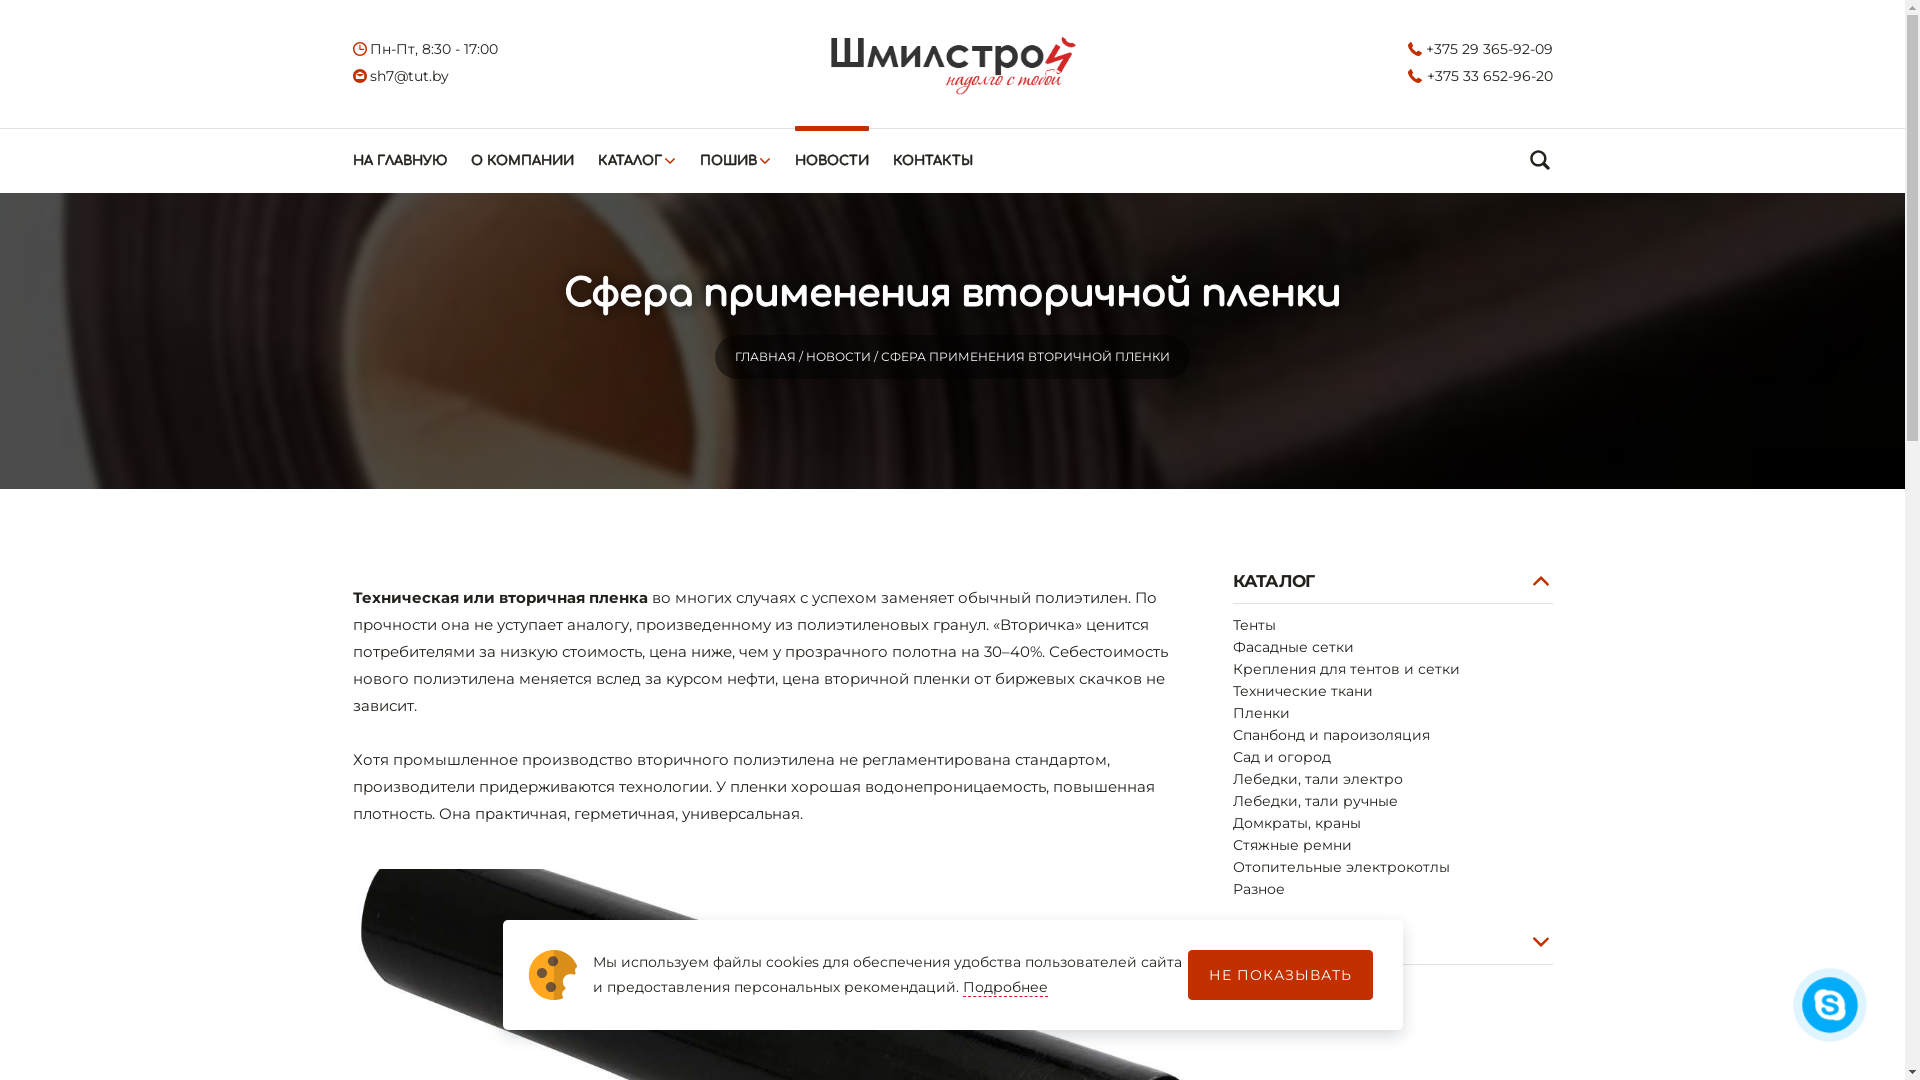  I want to click on 'sh7@tut.by', so click(399, 75).